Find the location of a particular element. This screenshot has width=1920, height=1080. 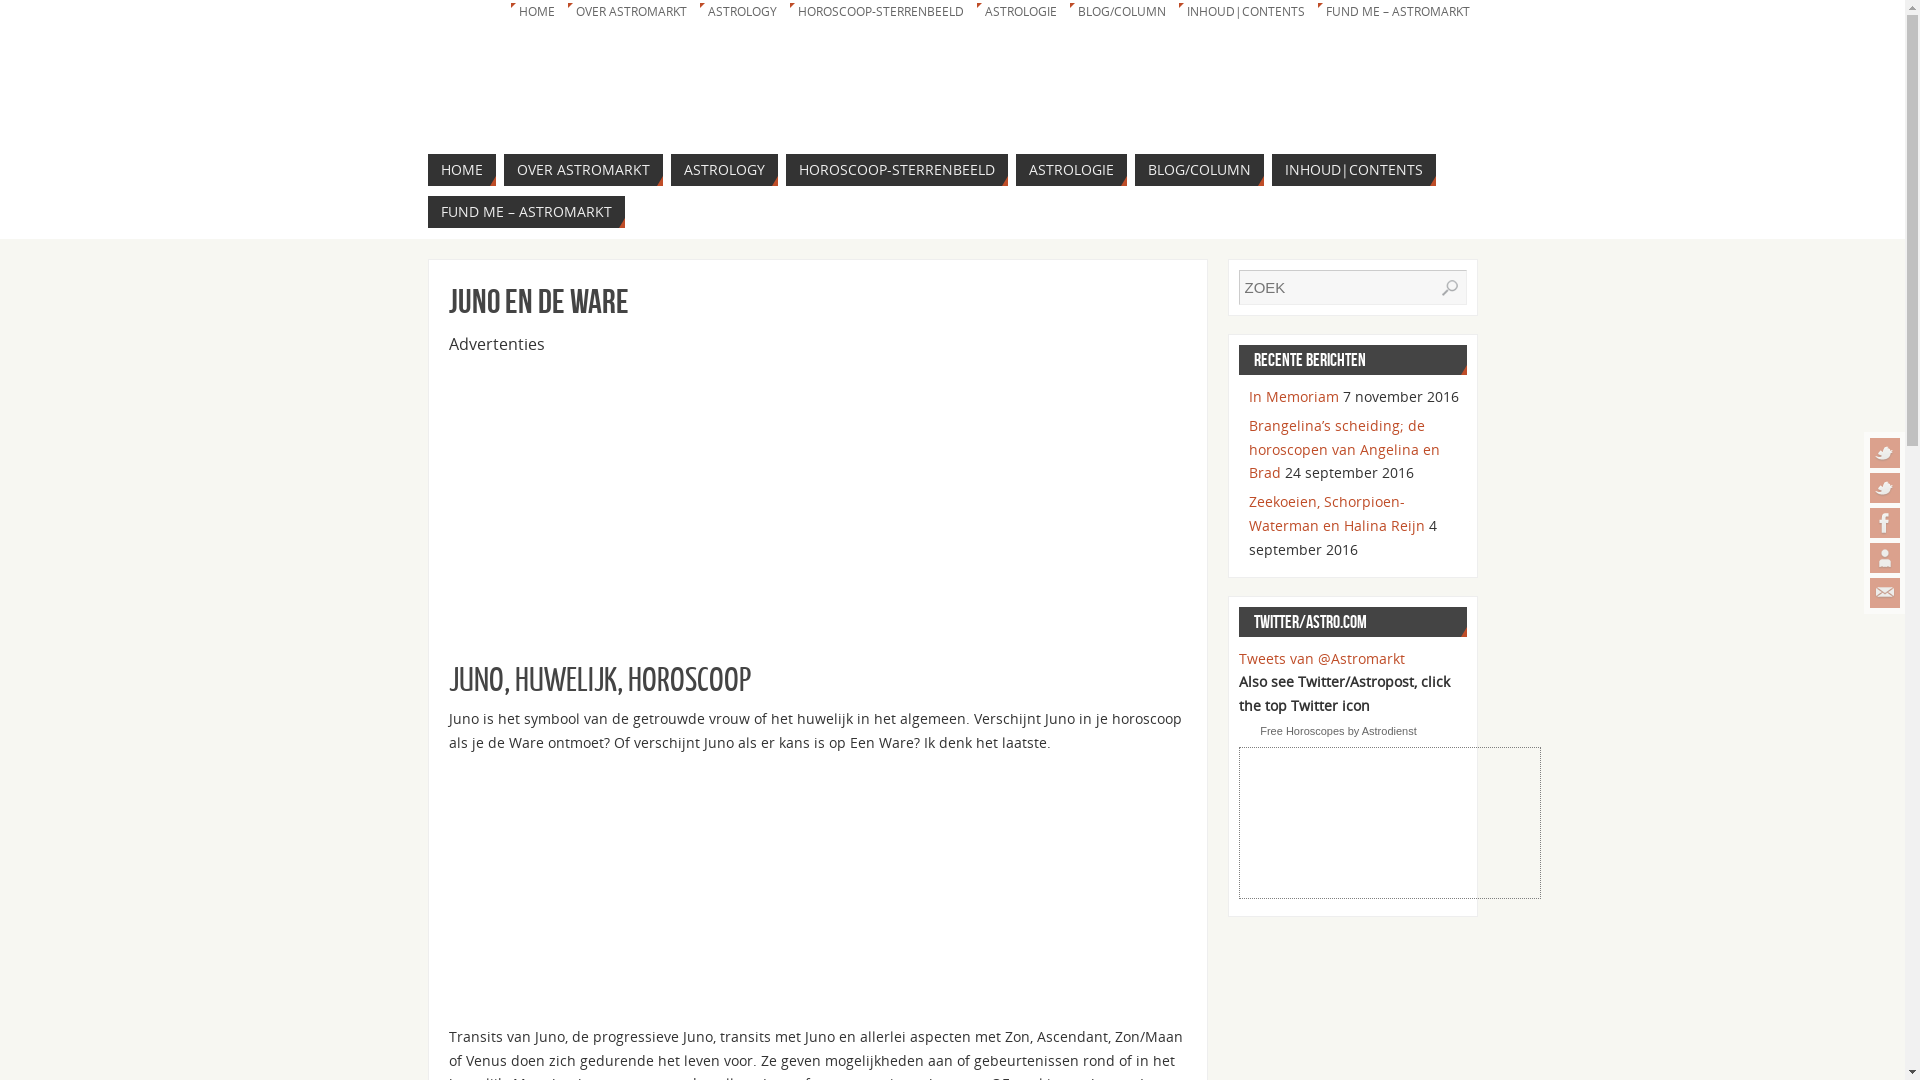

'HOME' is located at coordinates (460, 168).